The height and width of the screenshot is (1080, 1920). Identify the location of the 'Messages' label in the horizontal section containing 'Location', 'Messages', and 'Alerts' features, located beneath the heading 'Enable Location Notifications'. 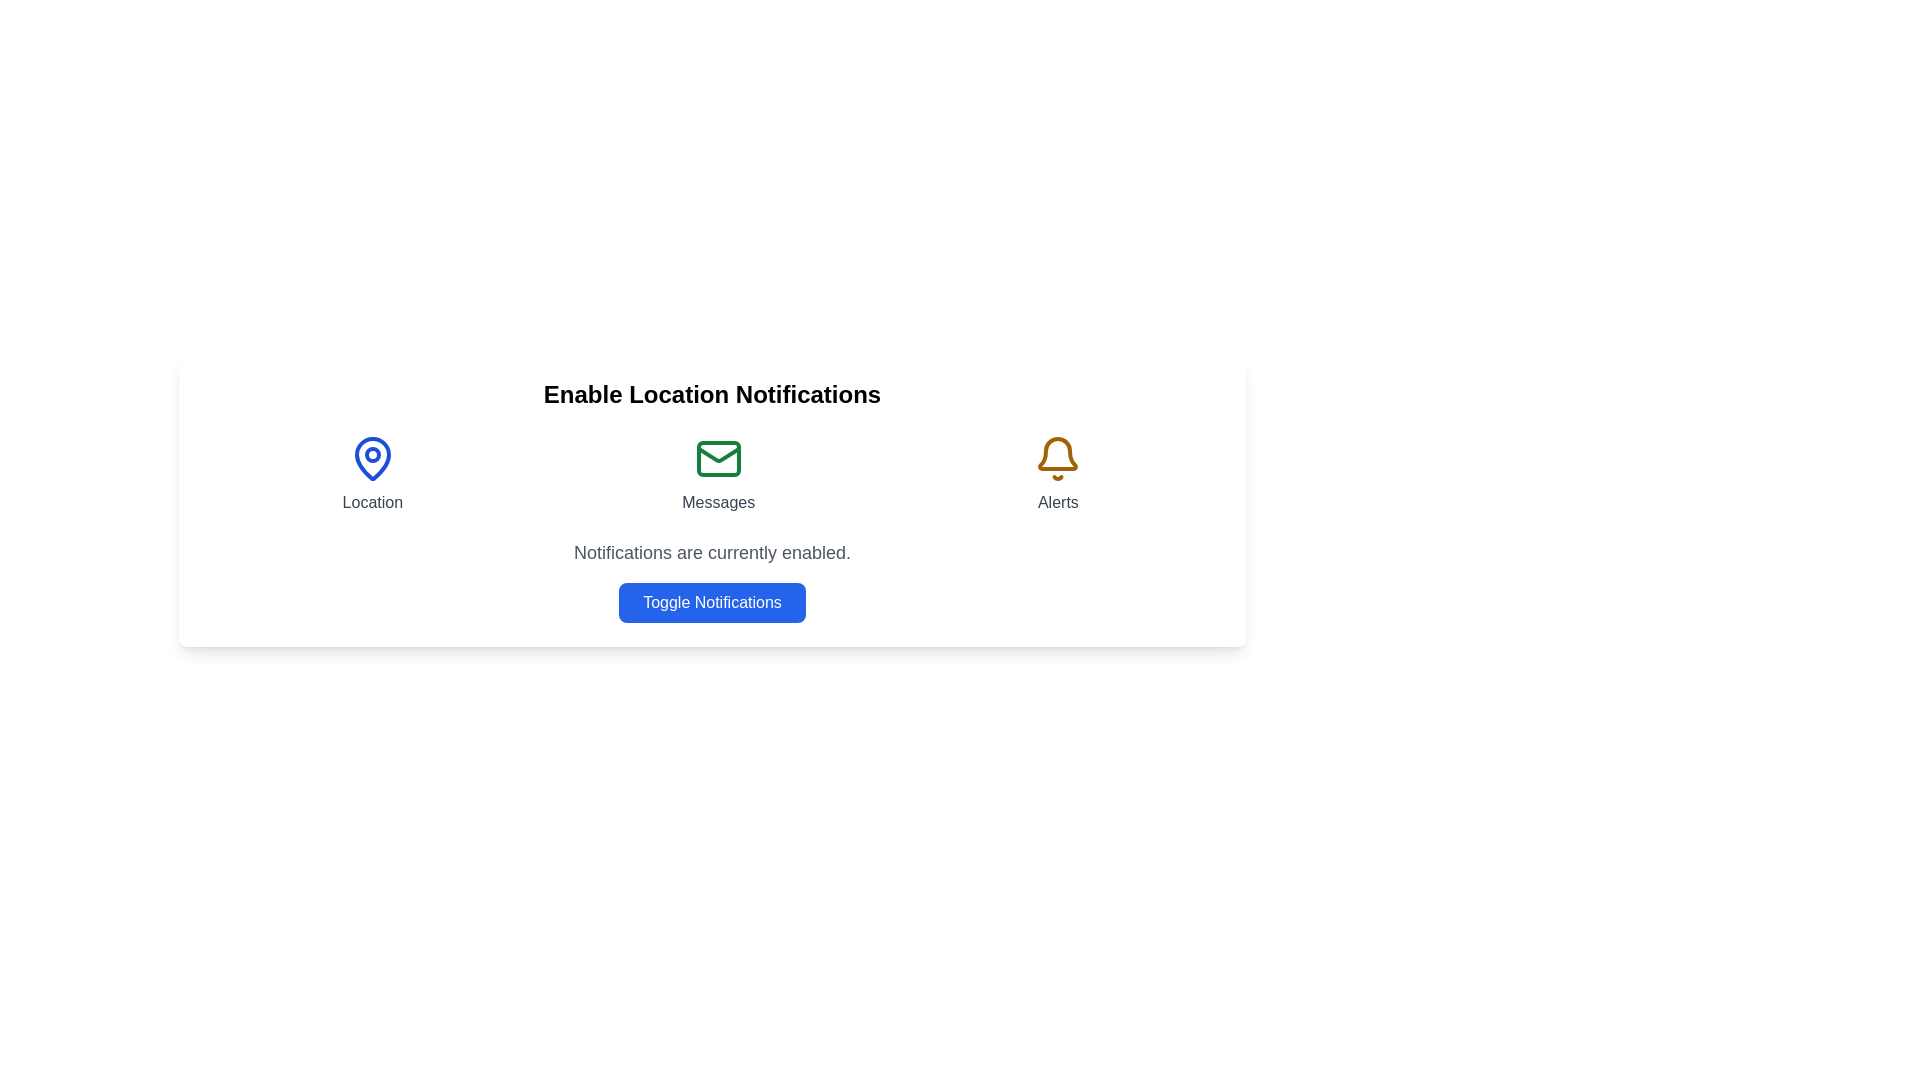
(712, 474).